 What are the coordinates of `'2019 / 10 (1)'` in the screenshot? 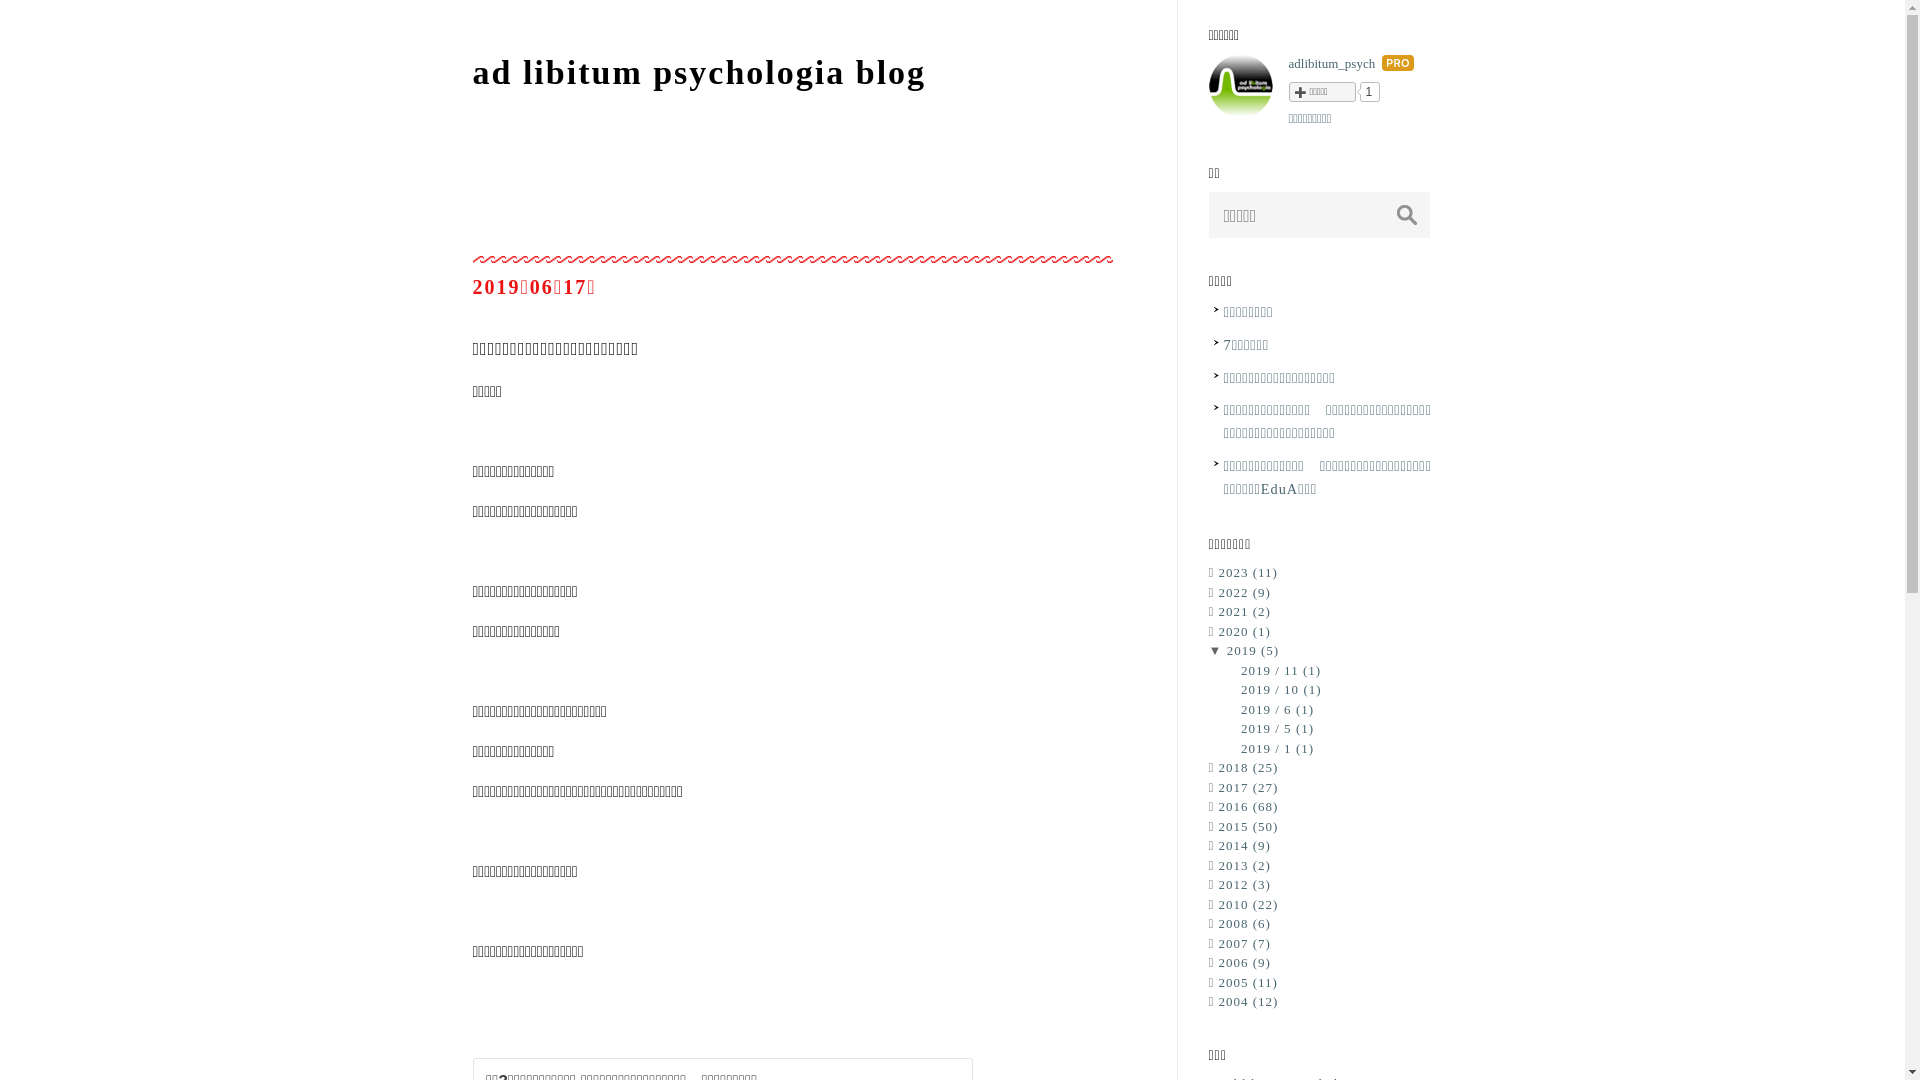 It's located at (1281, 688).